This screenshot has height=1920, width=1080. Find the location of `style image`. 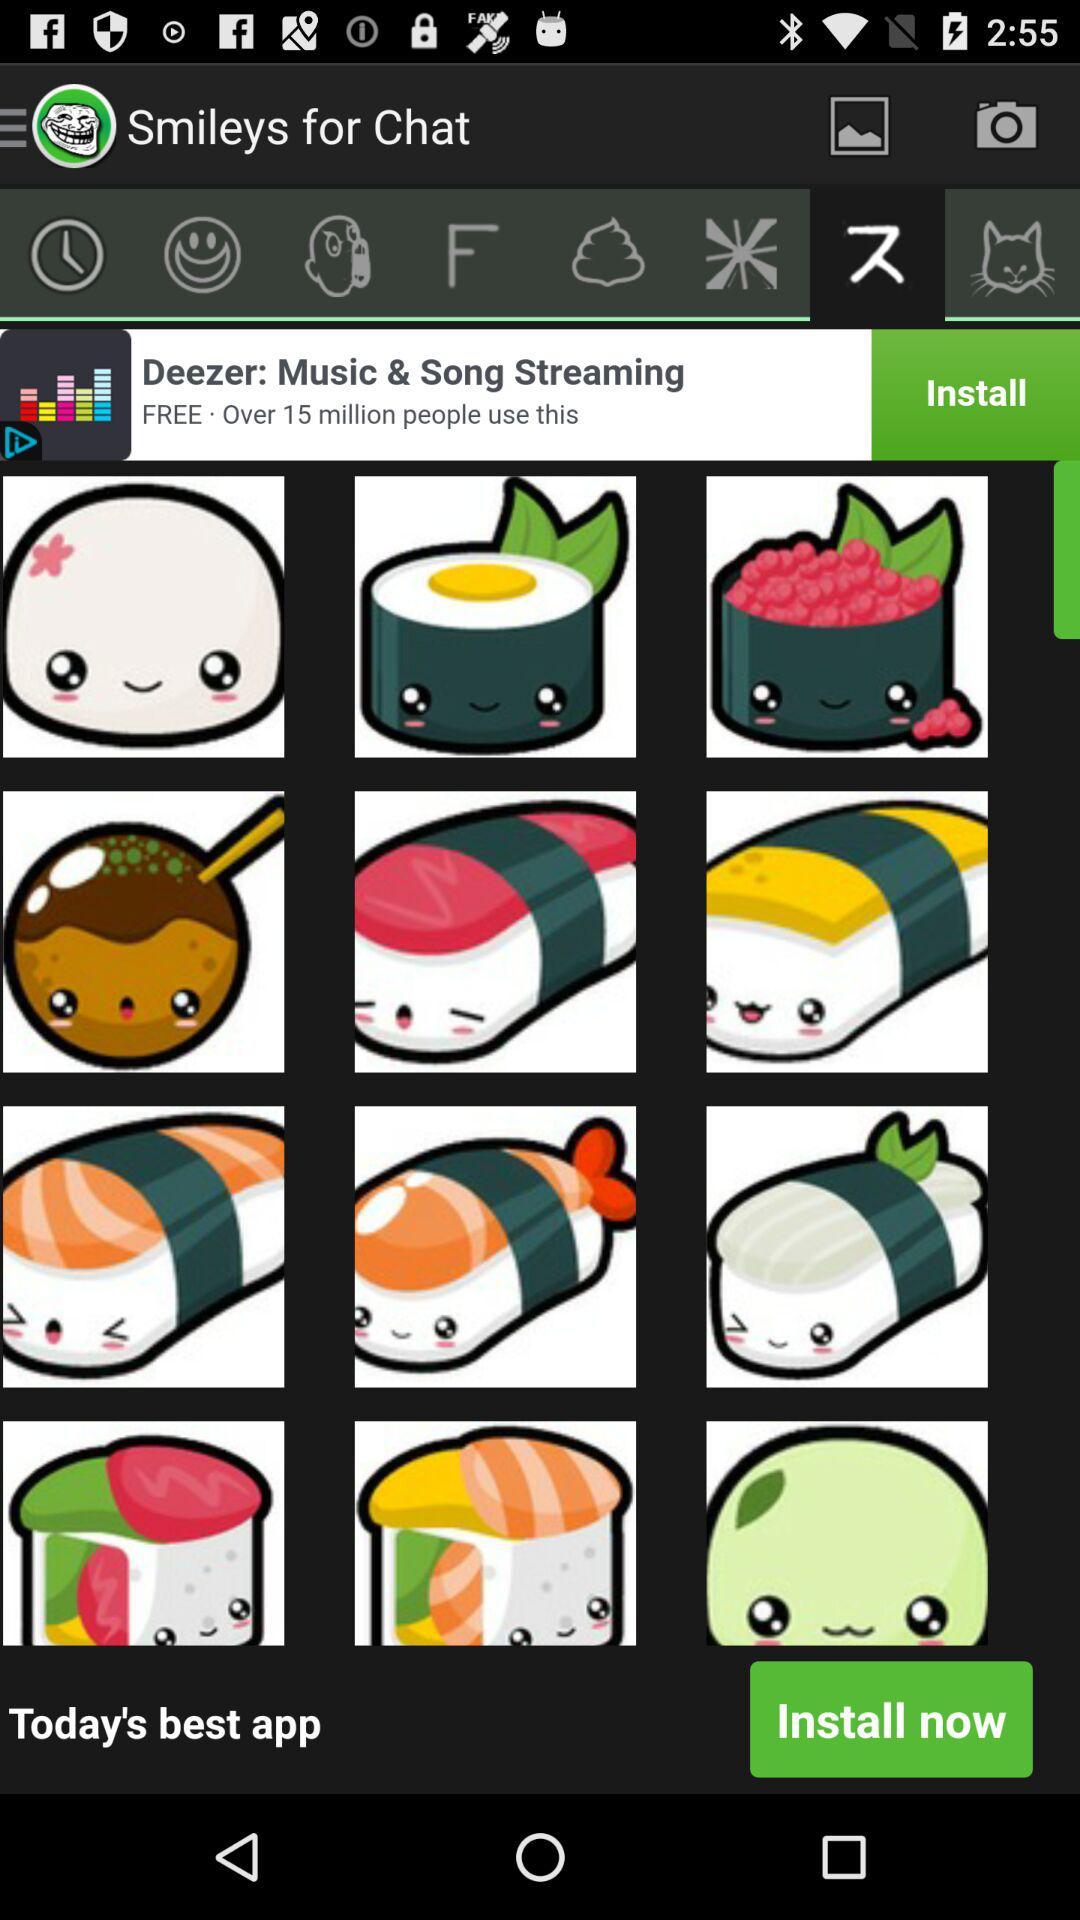

style image is located at coordinates (336, 253).